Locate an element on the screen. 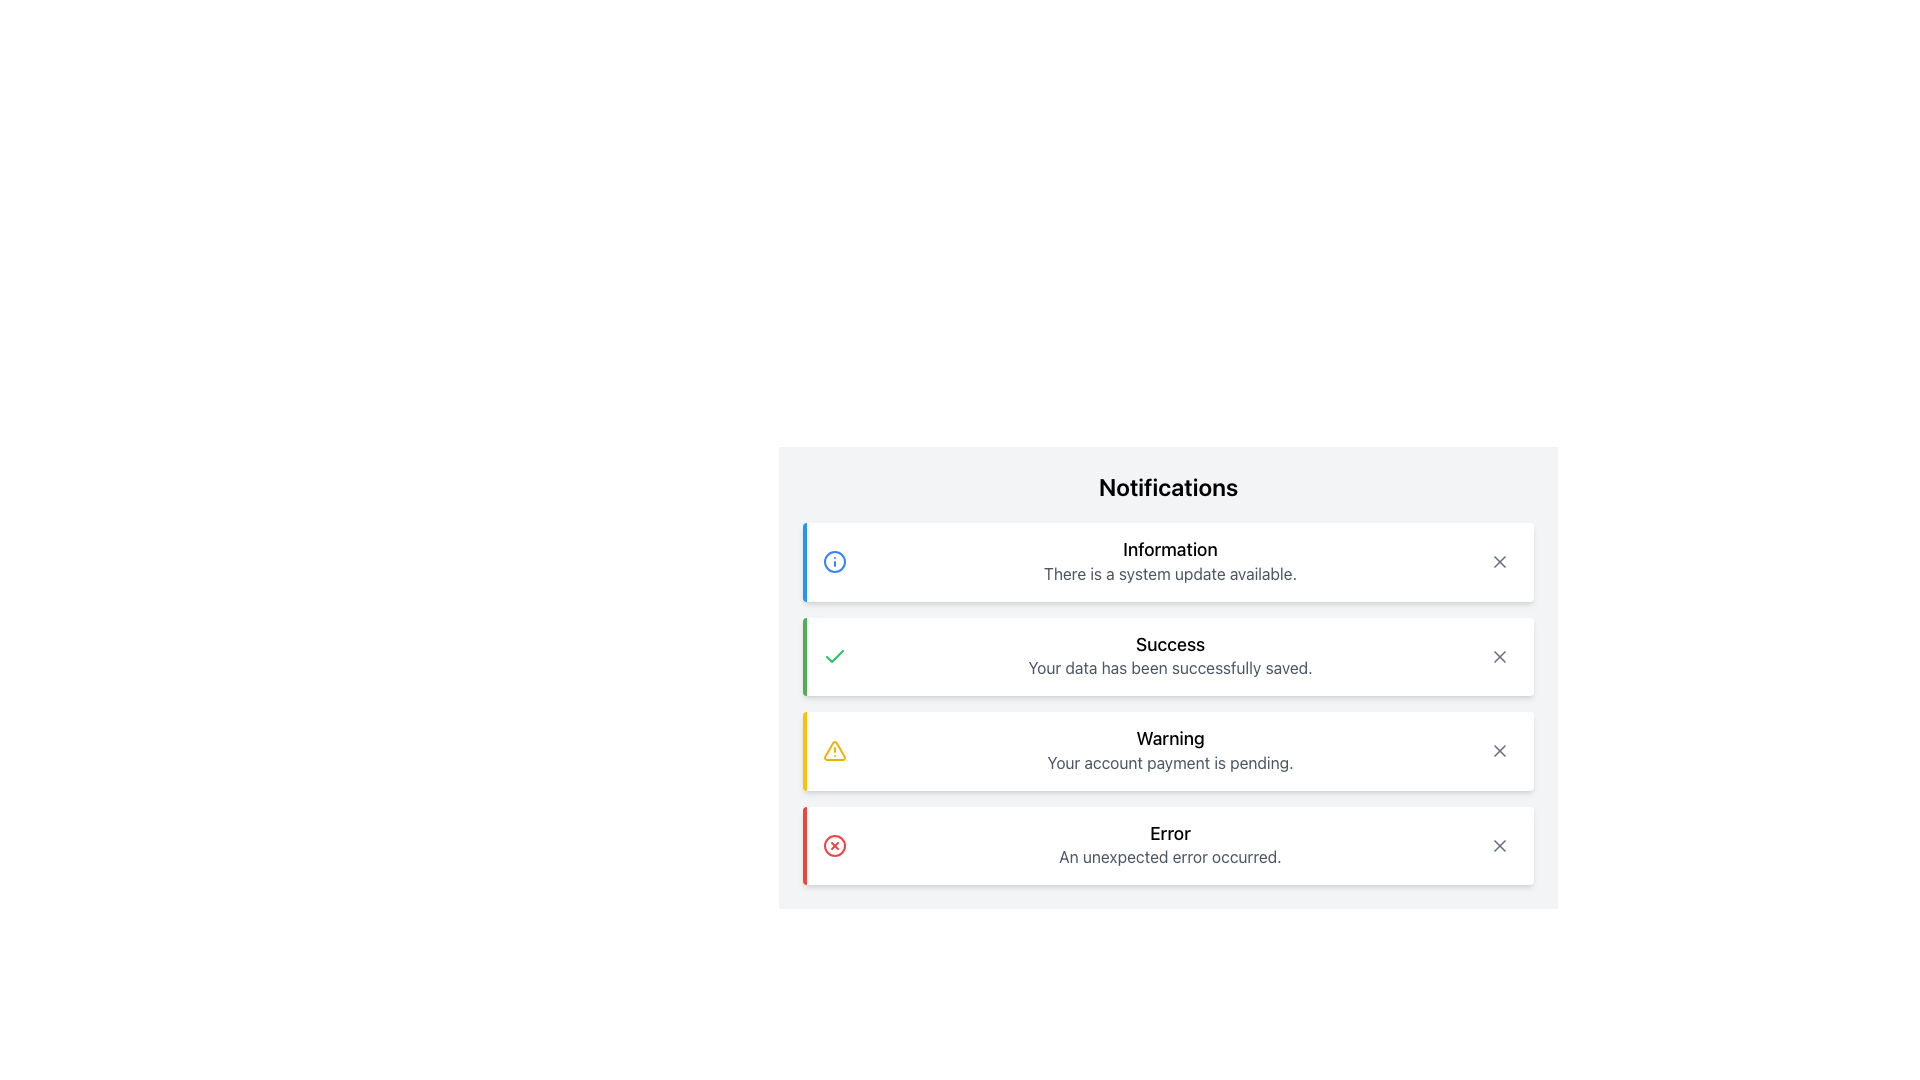 Image resolution: width=1920 pixels, height=1080 pixels. the Circular Icon representing an informational message about a system update, located on the far-left of the 'Information' notification item is located at coordinates (835, 562).